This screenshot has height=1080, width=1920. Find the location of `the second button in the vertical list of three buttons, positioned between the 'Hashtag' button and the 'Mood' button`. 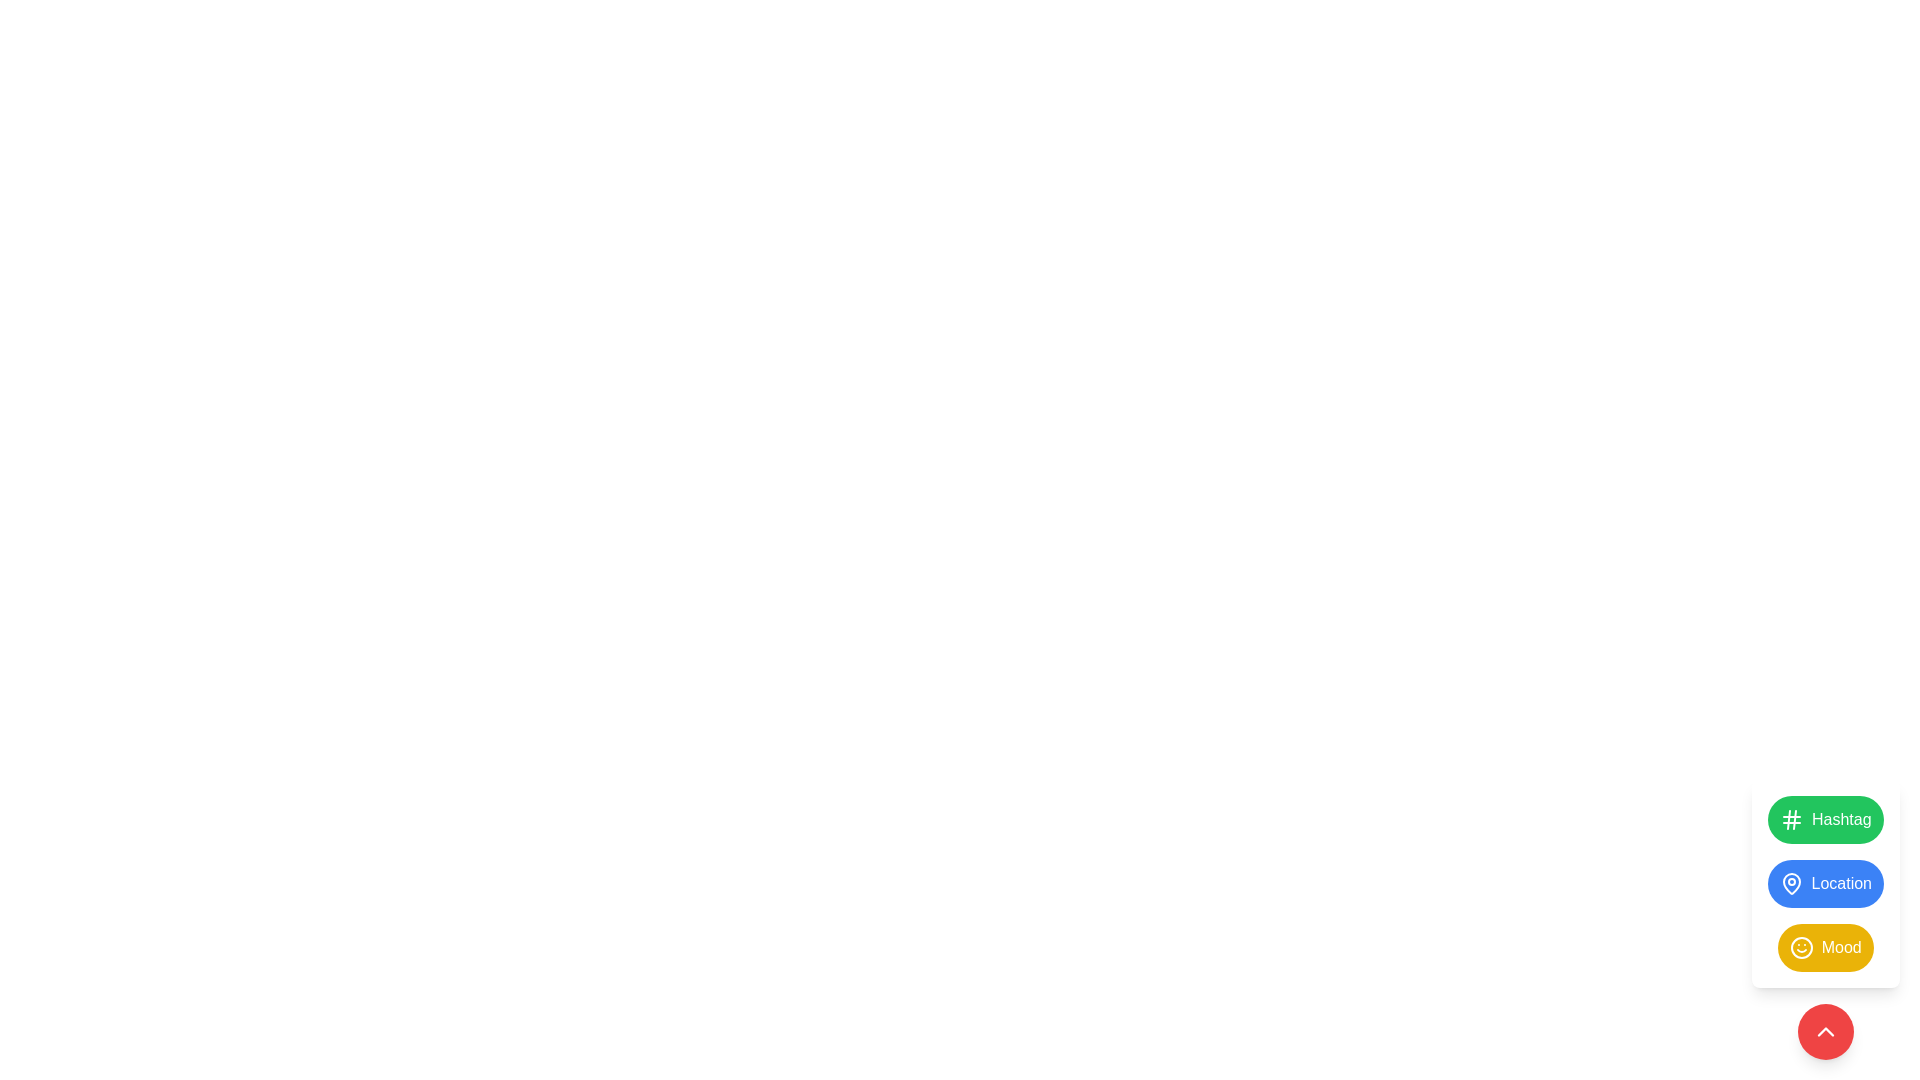

the second button in the vertical list of three buttons, positioned between the 'Hashtag' button and the 'Mood' button is located at coordinates (1825, 882).